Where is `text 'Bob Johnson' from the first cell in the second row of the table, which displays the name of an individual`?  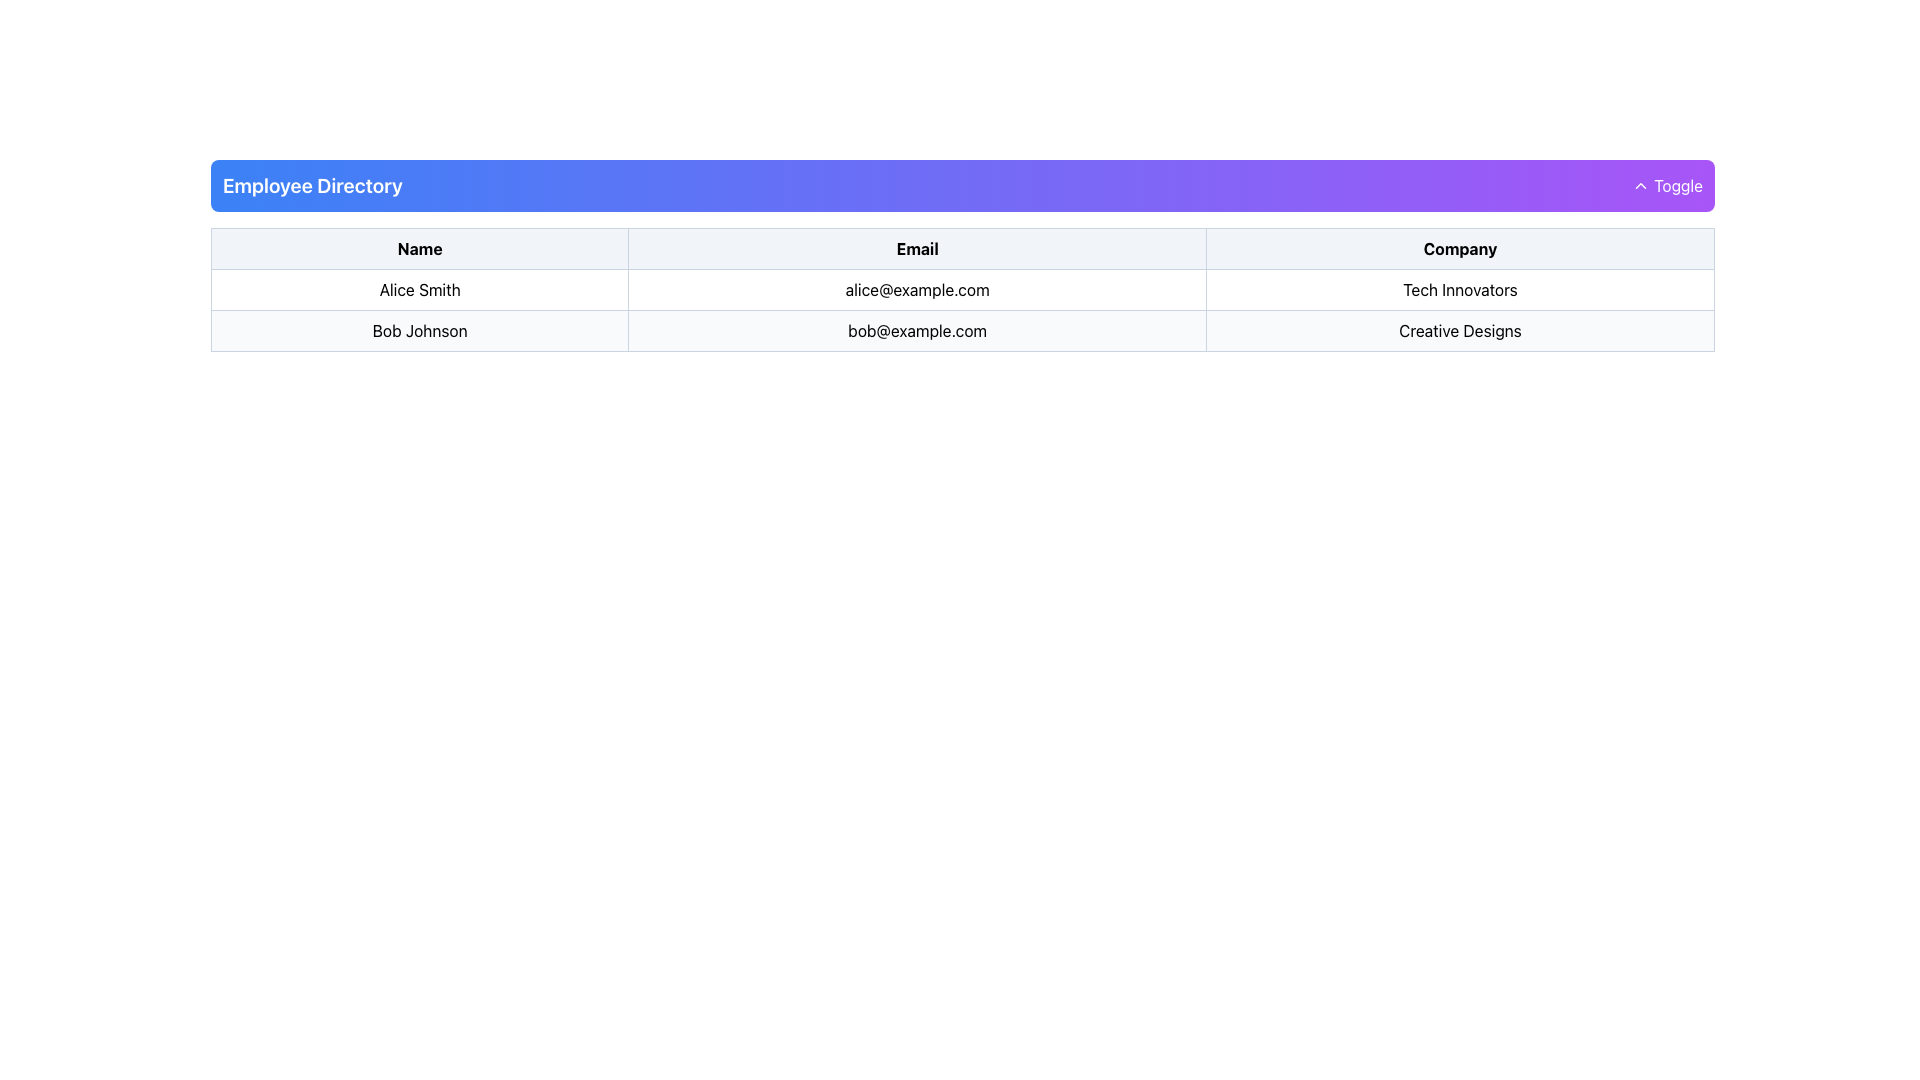
text 'Bob Johnson' from the first cell in the second row of the table, which displays the name of an individual is located at coordinates (419, 330).